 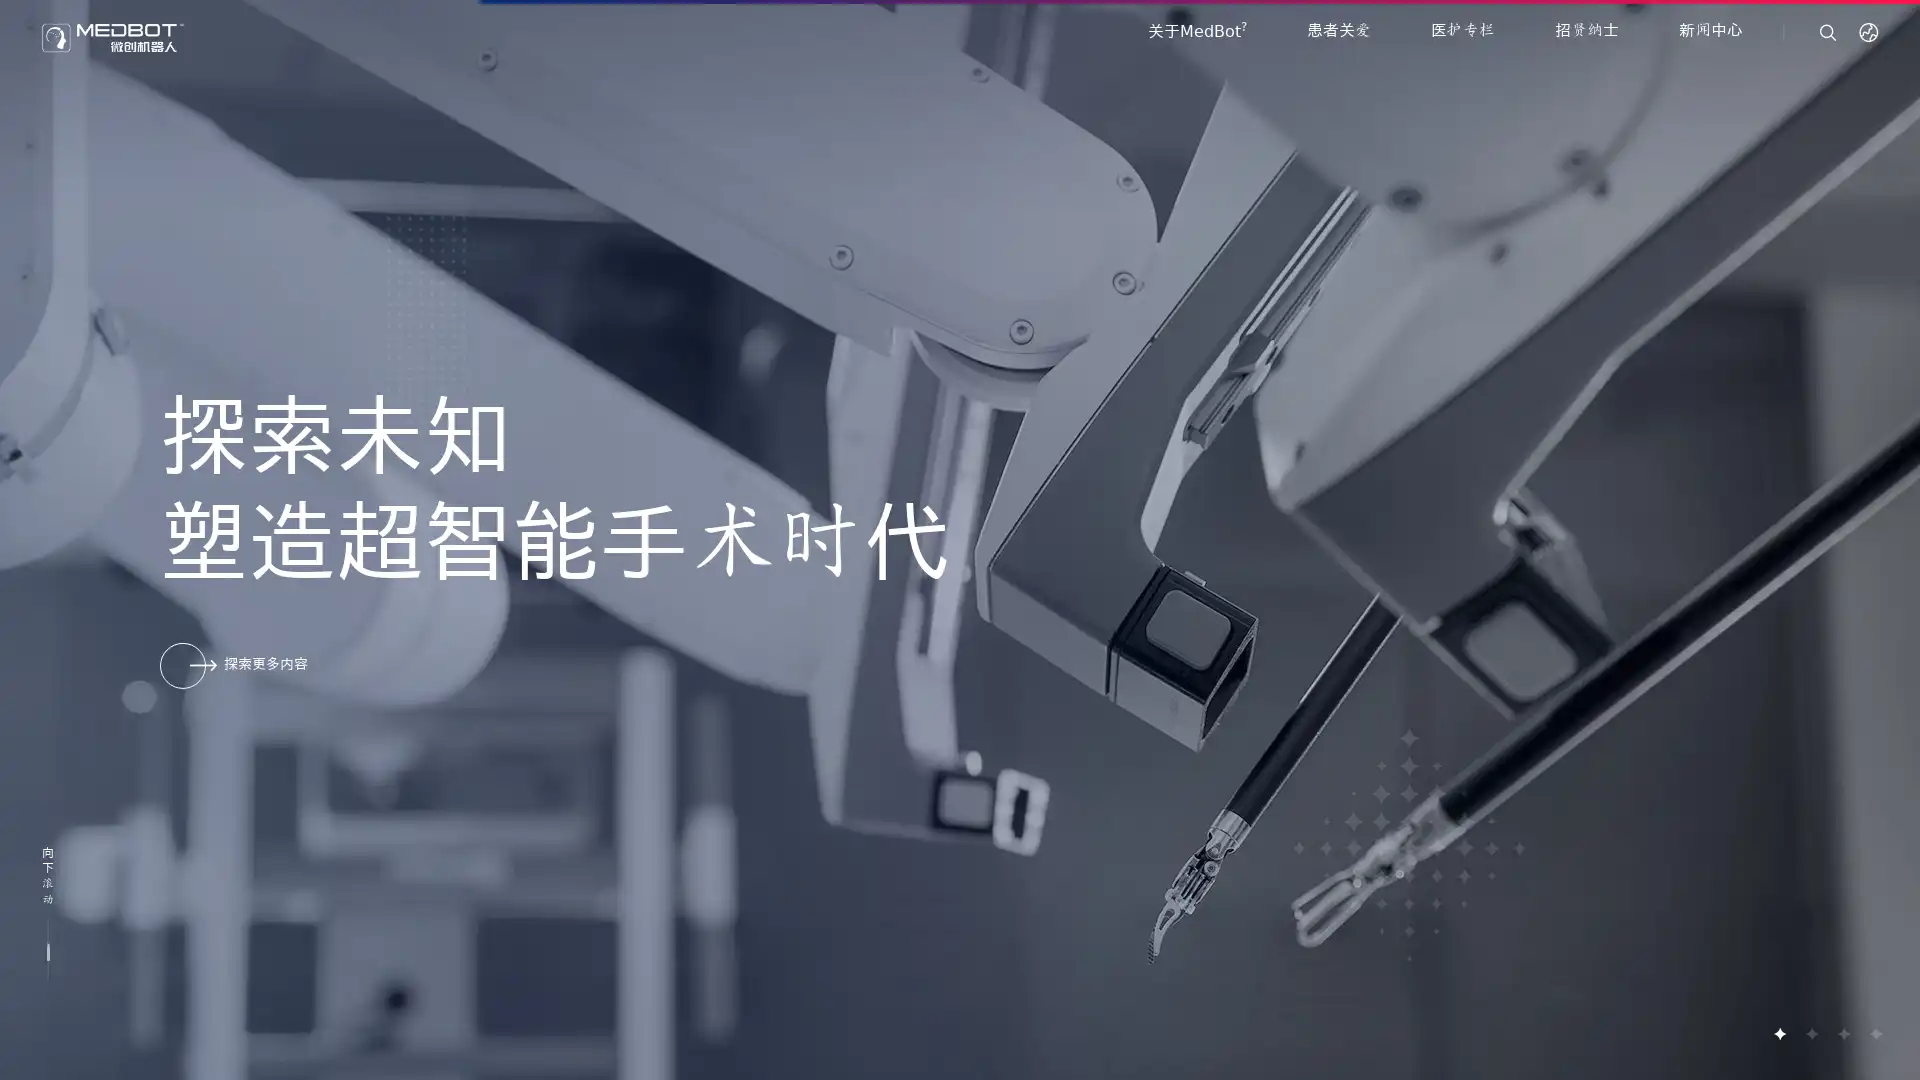 I want to click on Go to slide 1, so click(x=1779, y=1033).